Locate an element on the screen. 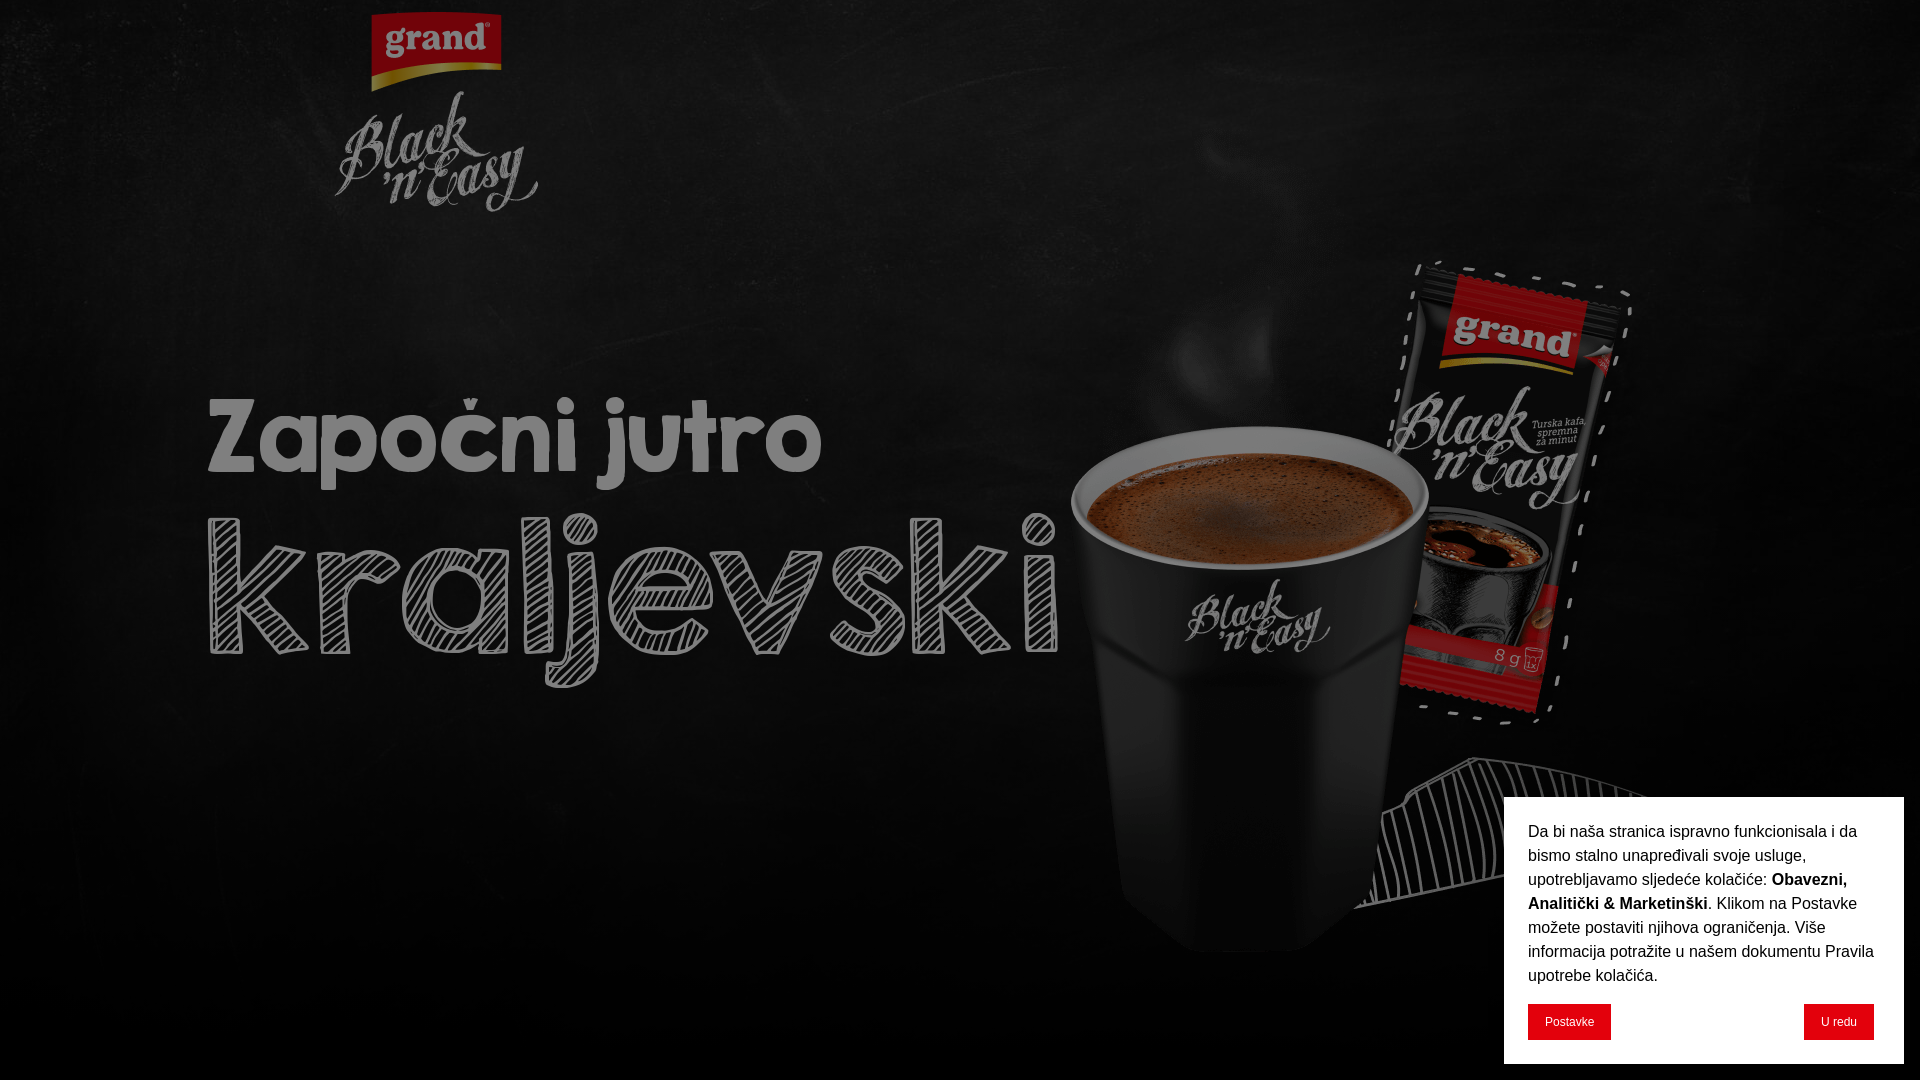 The width and height of the screenshot is (1920, 1080). 'Postavke' is located at coordinates (1568, 1022).